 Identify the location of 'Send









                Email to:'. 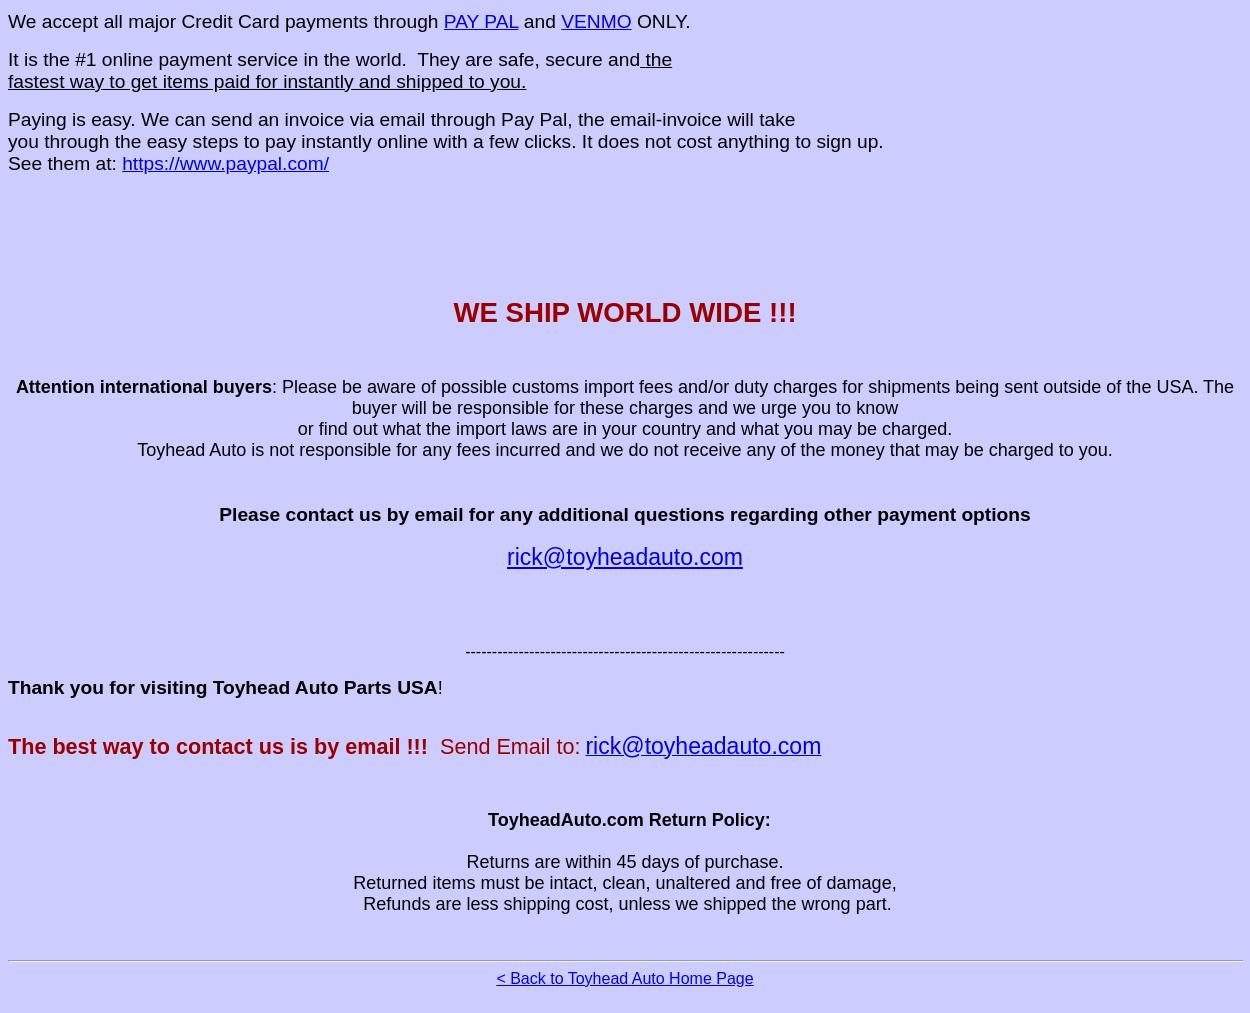
(509, 745).